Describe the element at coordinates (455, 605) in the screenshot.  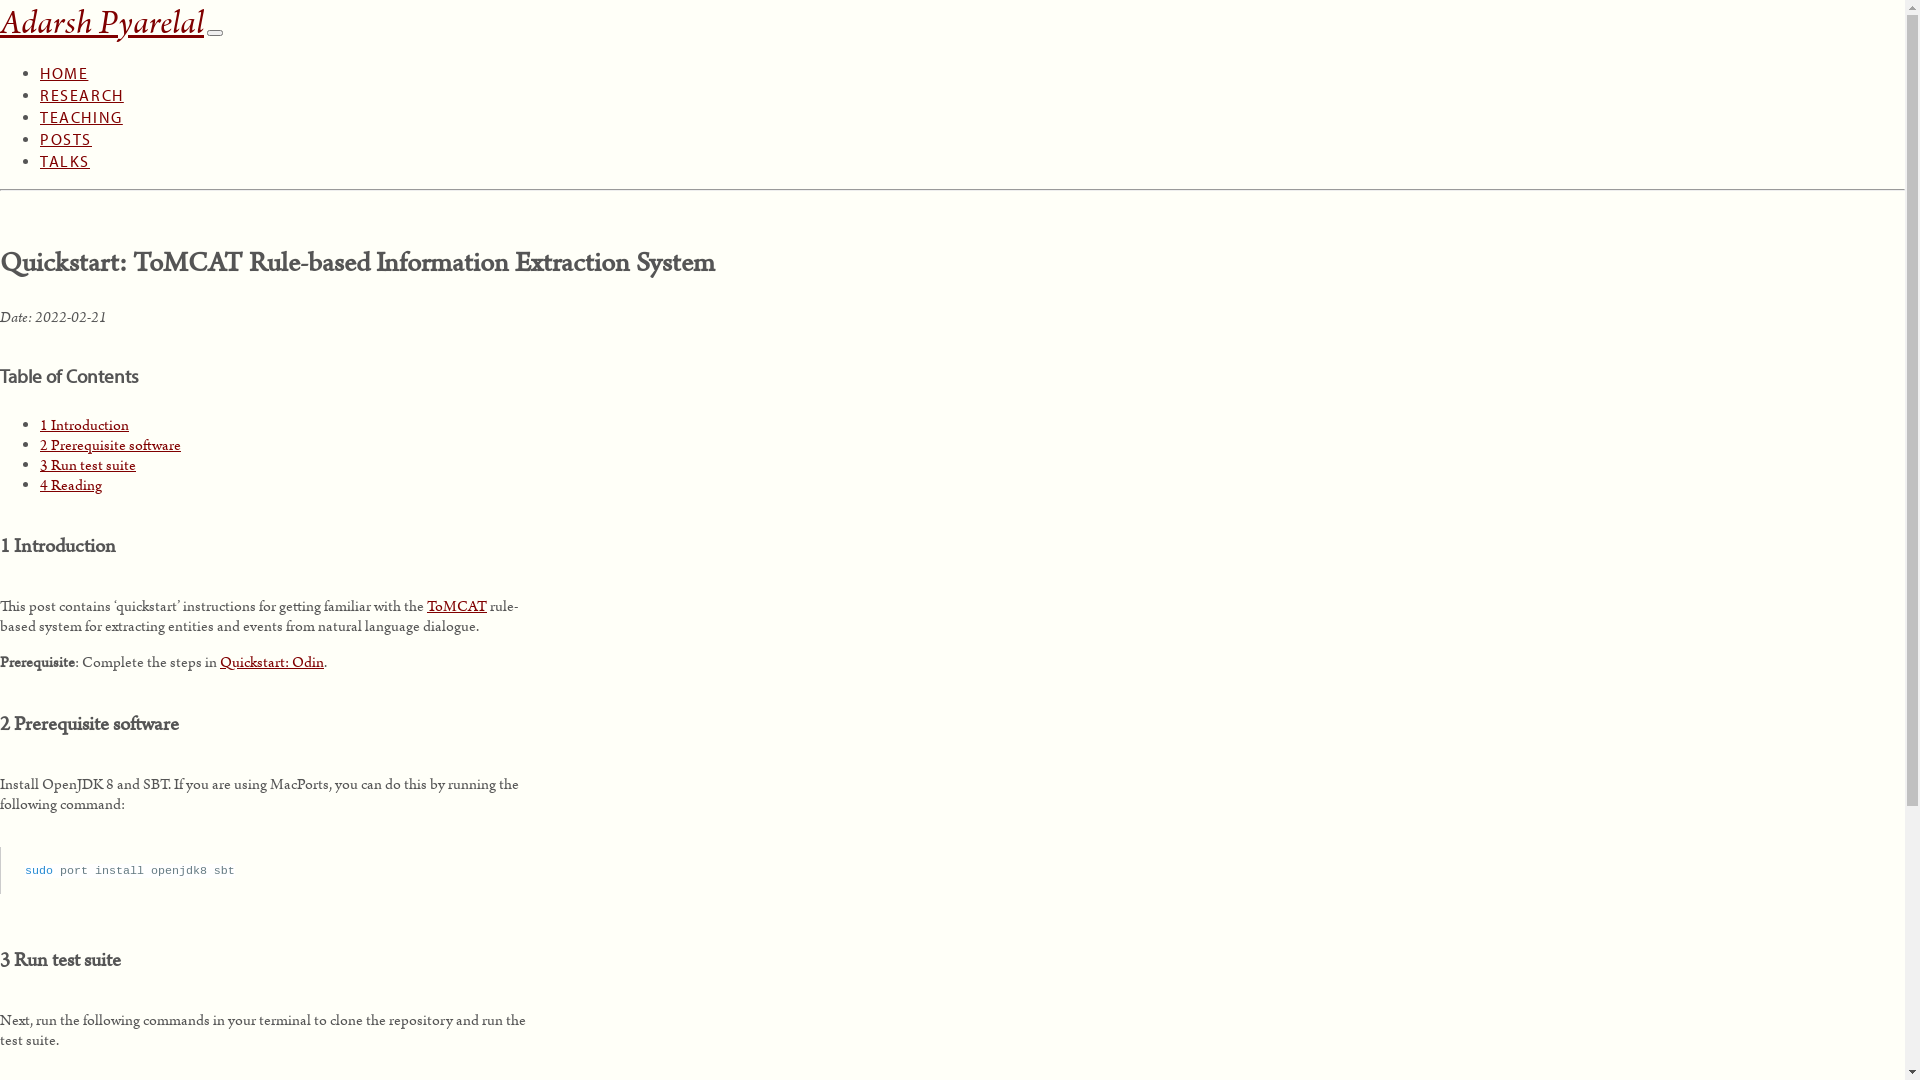
I see `'ToMCAT'` at that location.